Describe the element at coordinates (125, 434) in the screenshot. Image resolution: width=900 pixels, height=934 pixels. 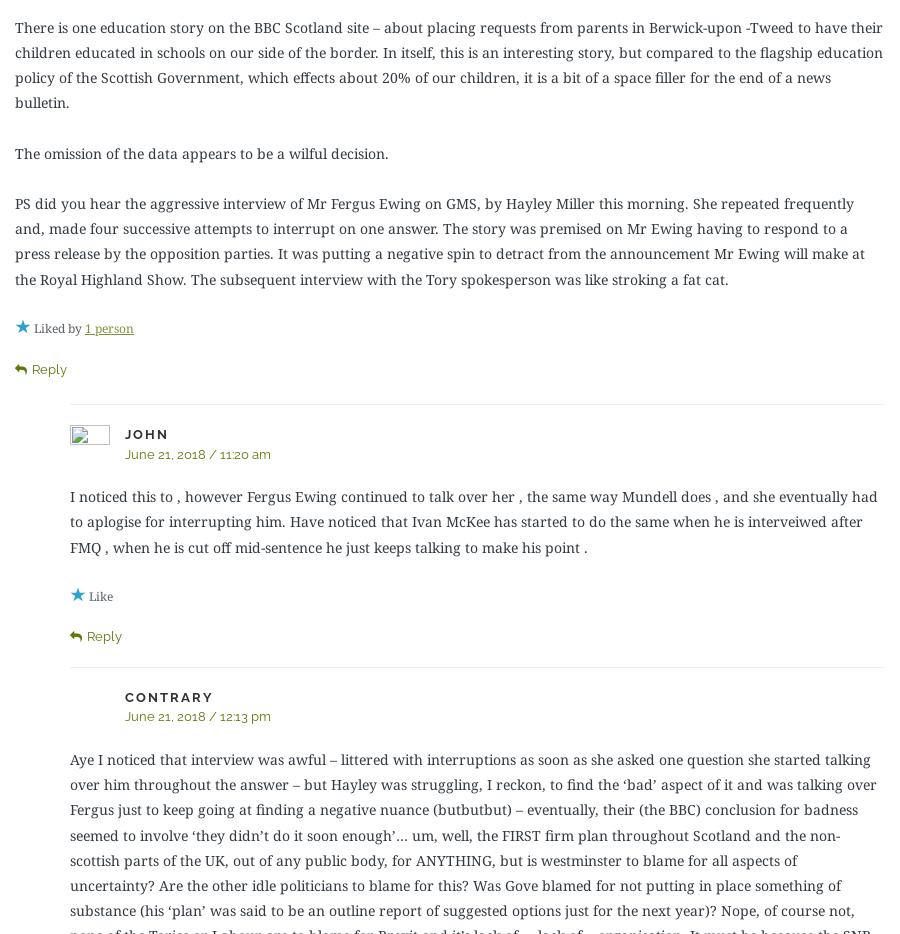
I see `'John'` at that location.